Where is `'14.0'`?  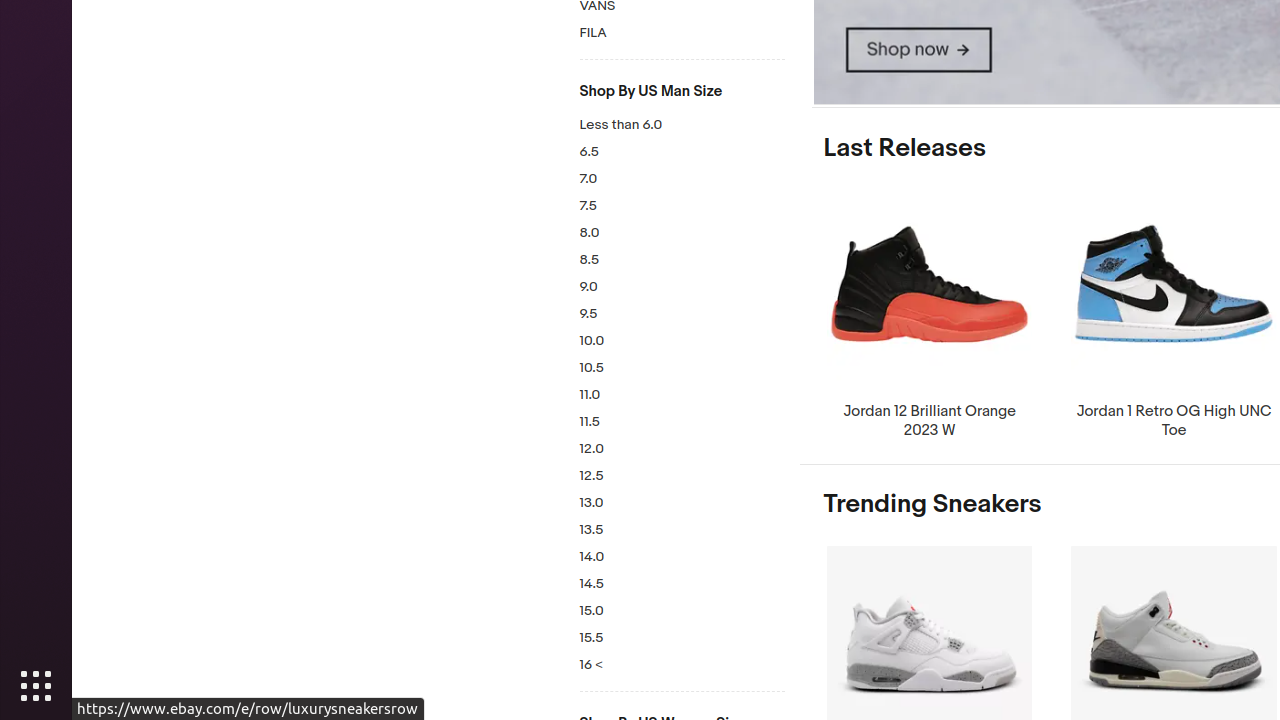 '14.0' is located at coordinates (681, 557).